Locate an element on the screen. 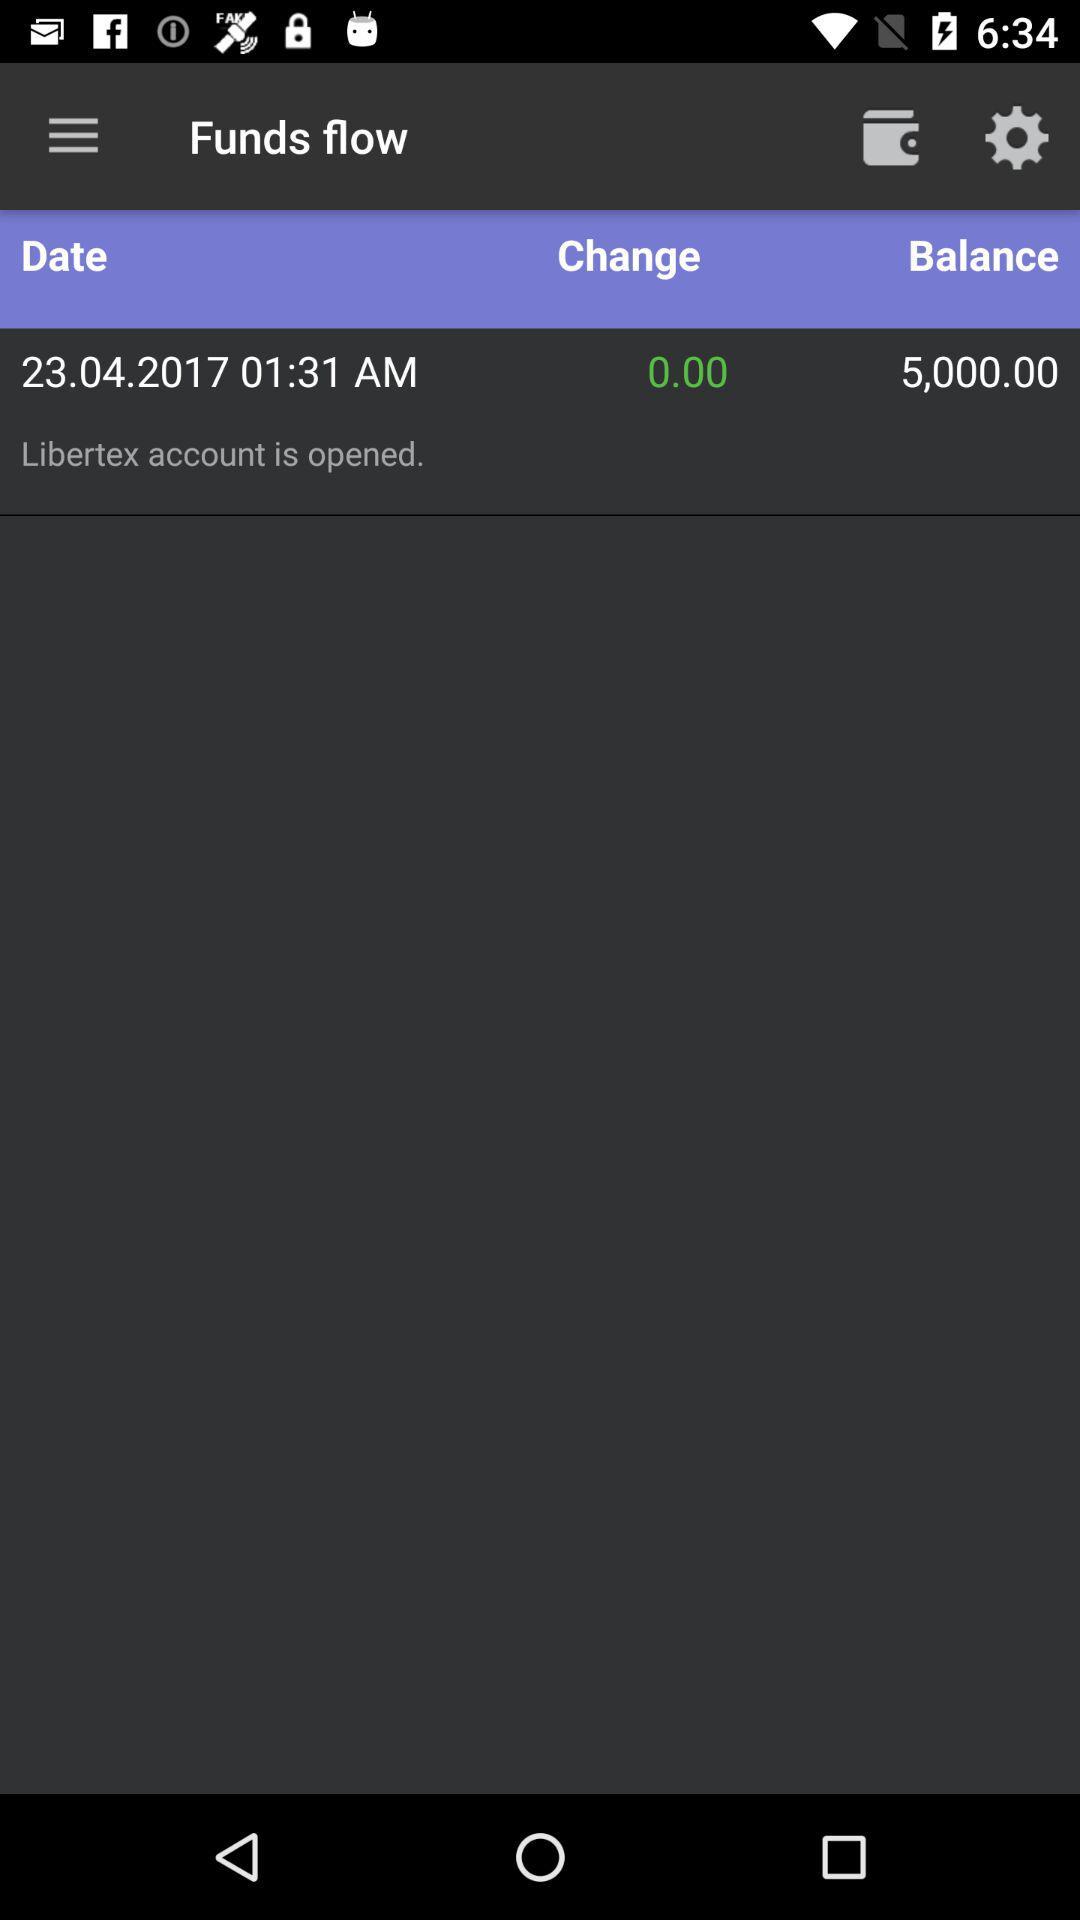  the item above the date  icon is located at coordinates (72, 135).